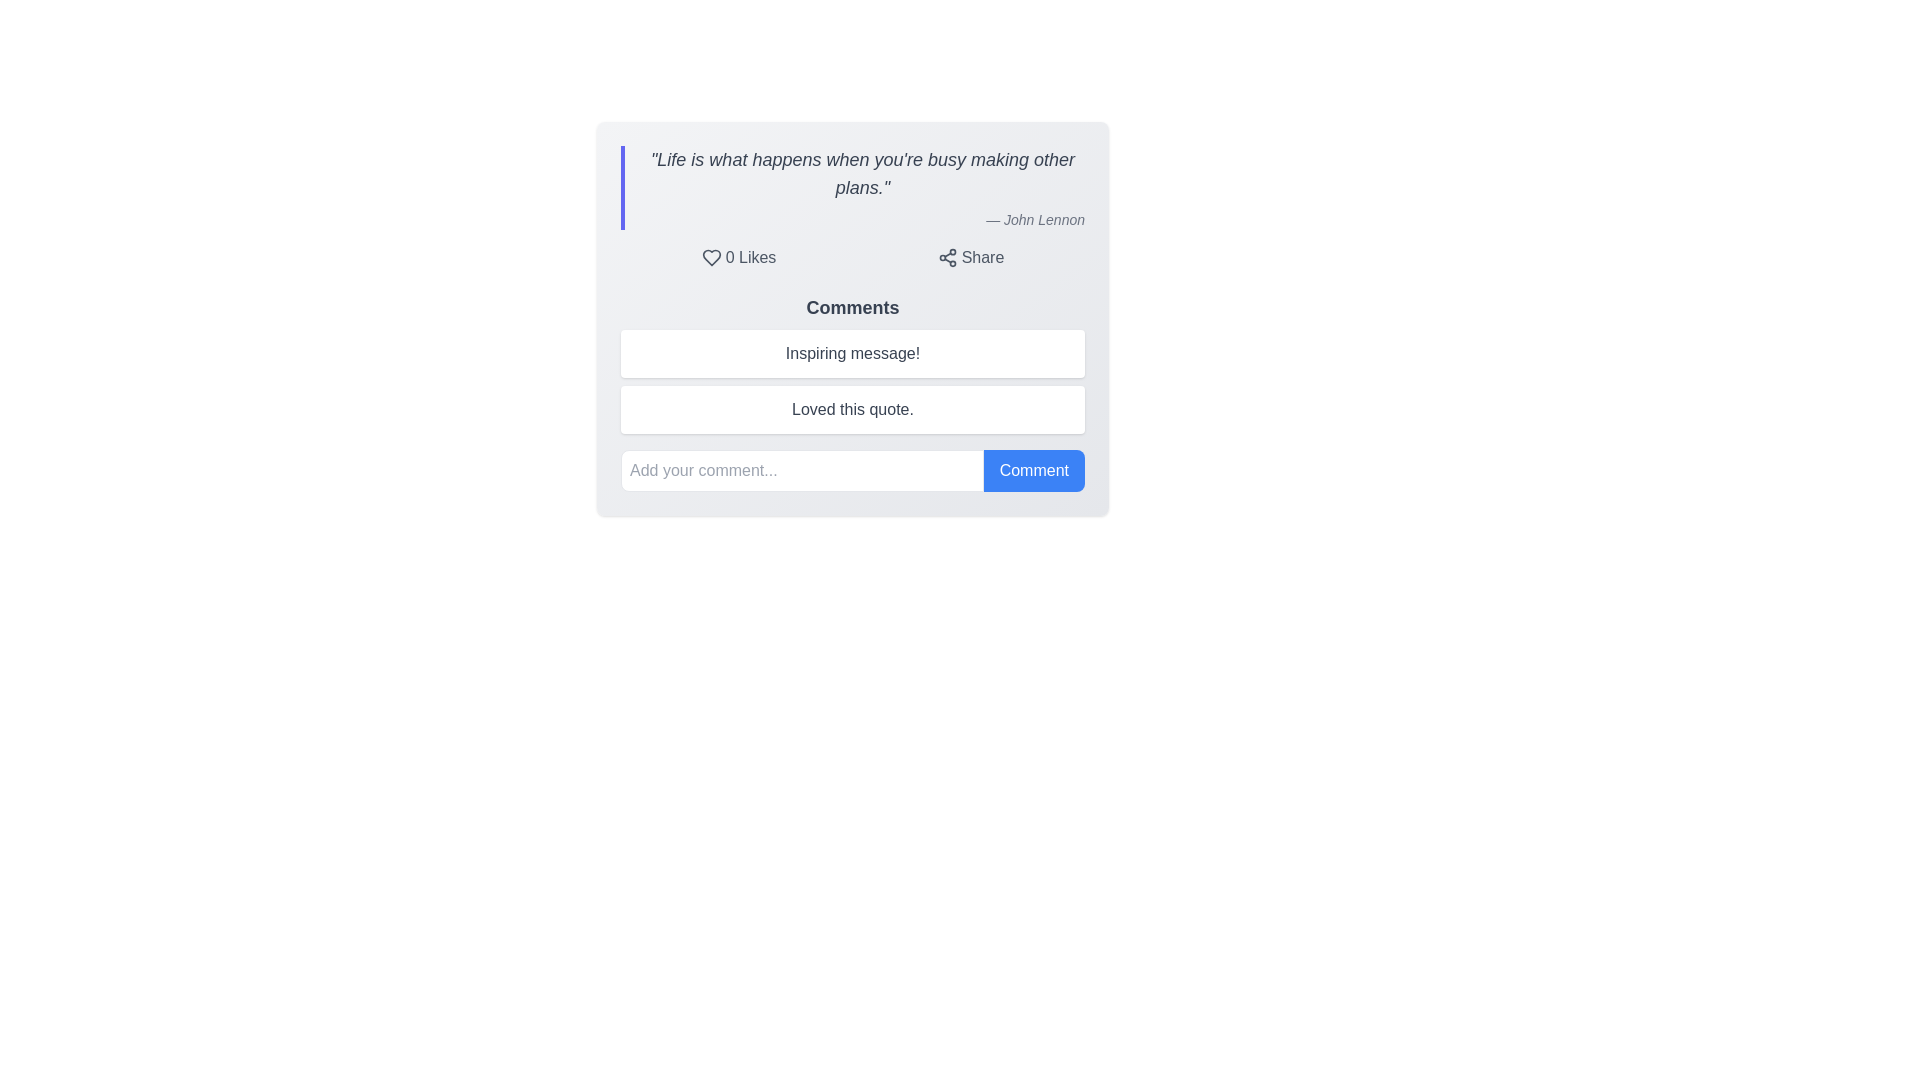  What do you see at coordinates (711, 257) in the screenshot?
I see `the heart-shaped icon representing the 'like' action to express approval for the associated content` at bounding box center [711, 257].